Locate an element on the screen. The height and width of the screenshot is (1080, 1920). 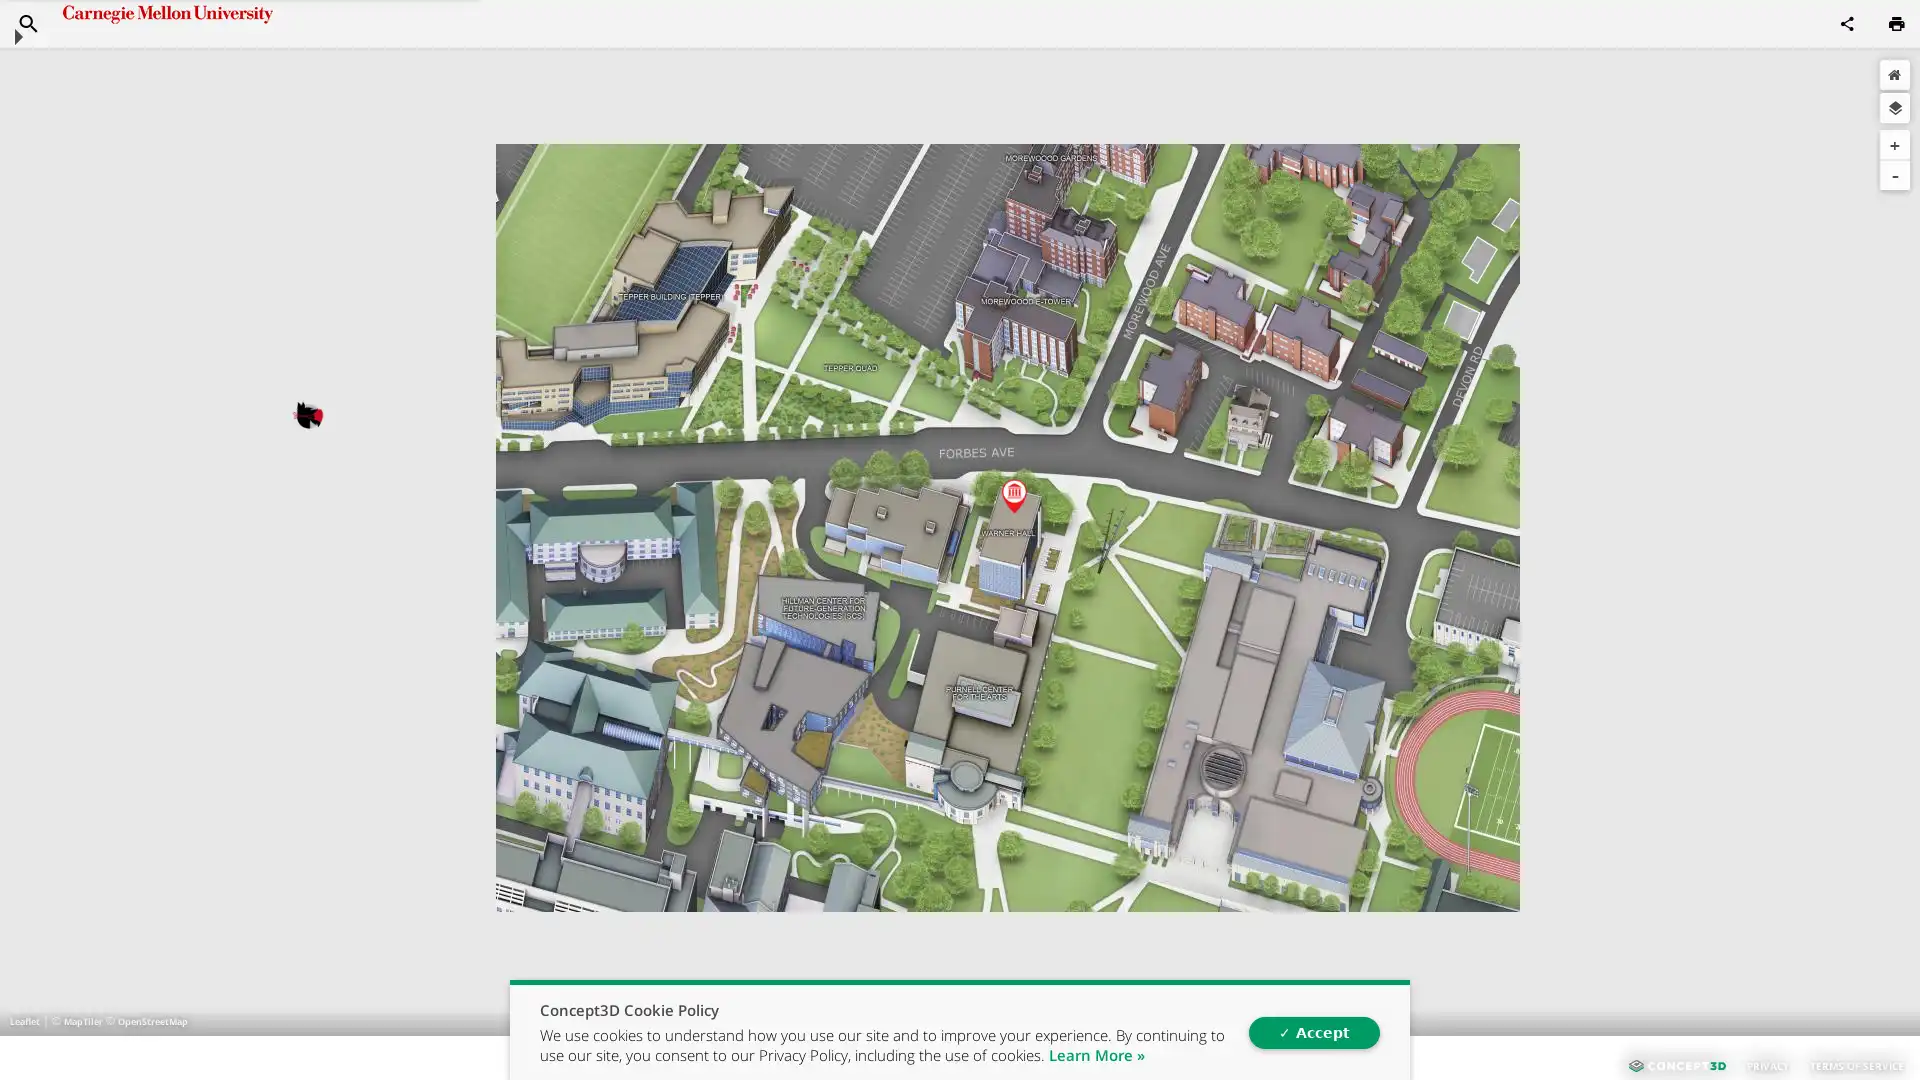
Zoom in is located at coordinates (1894, 144).